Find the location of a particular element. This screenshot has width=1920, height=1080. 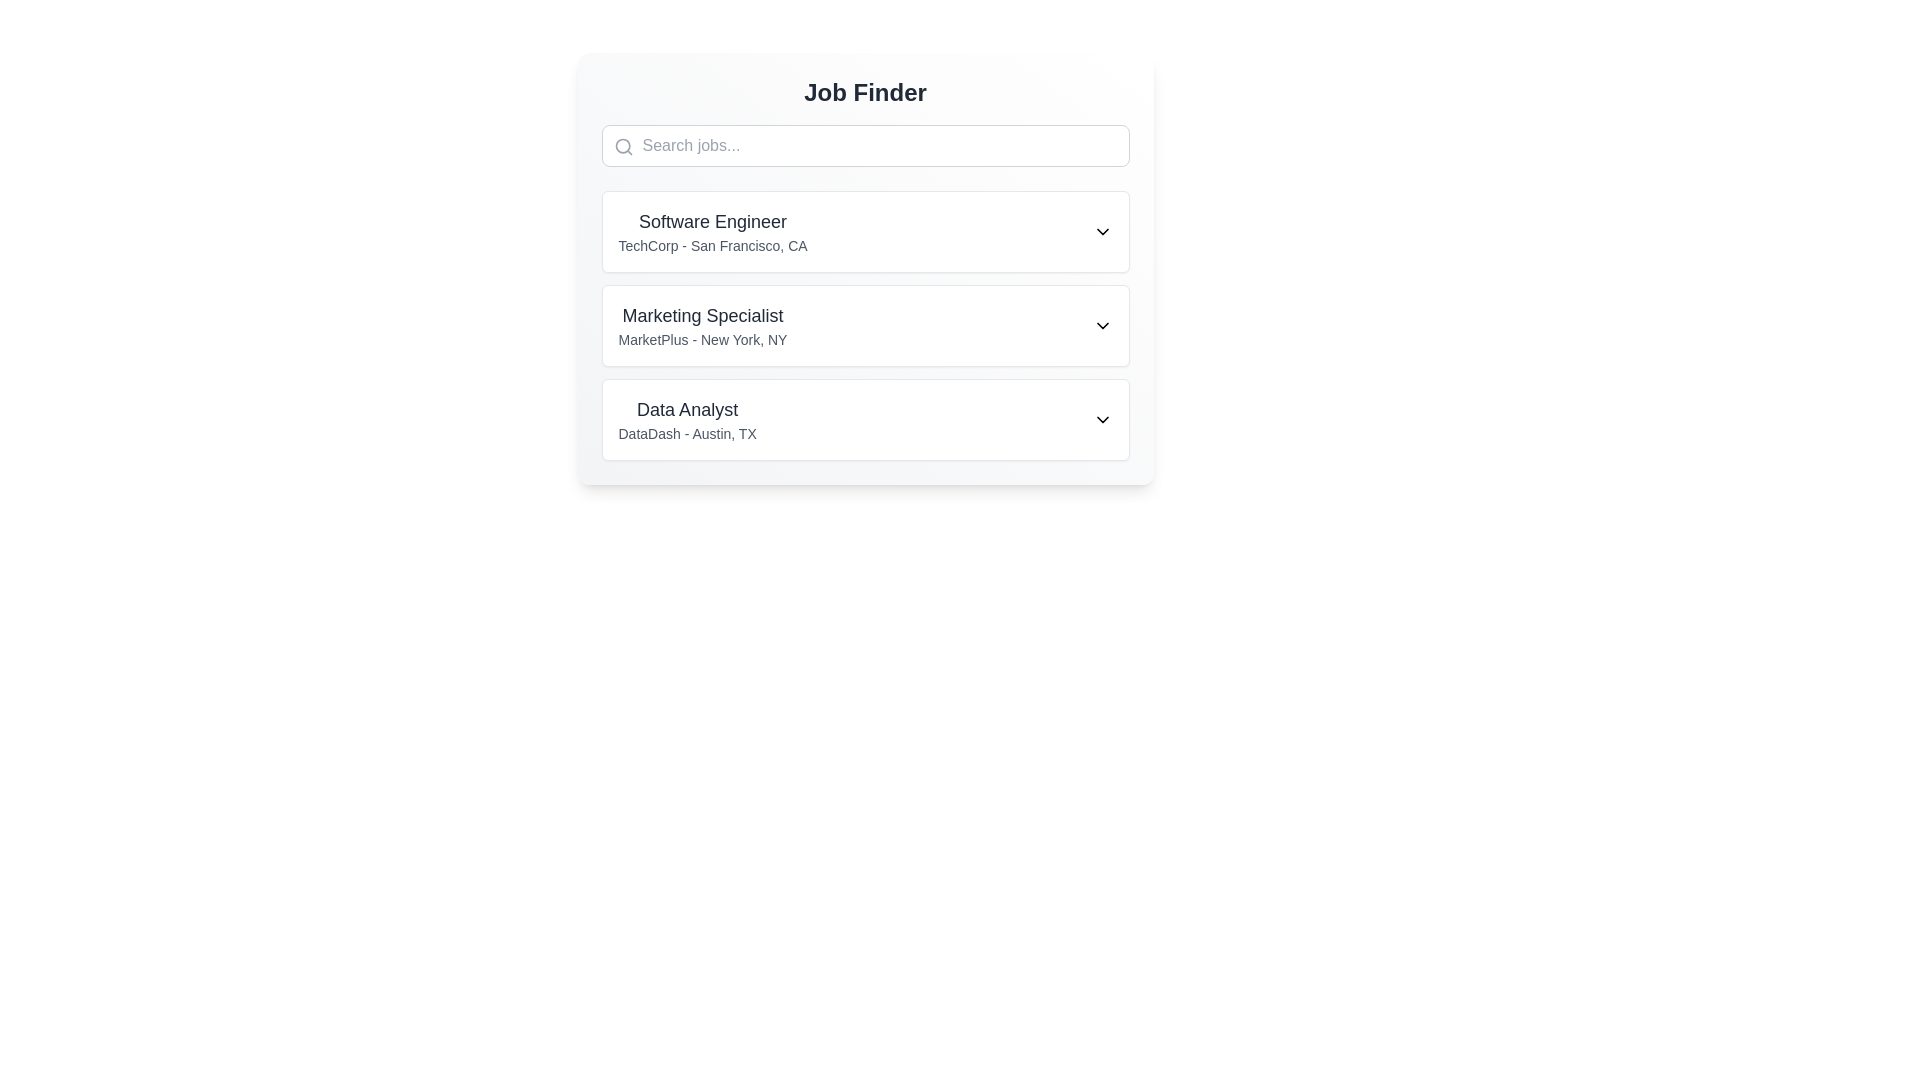

the second job listing in the Job Finder panel is located at coordinates (865, 325).